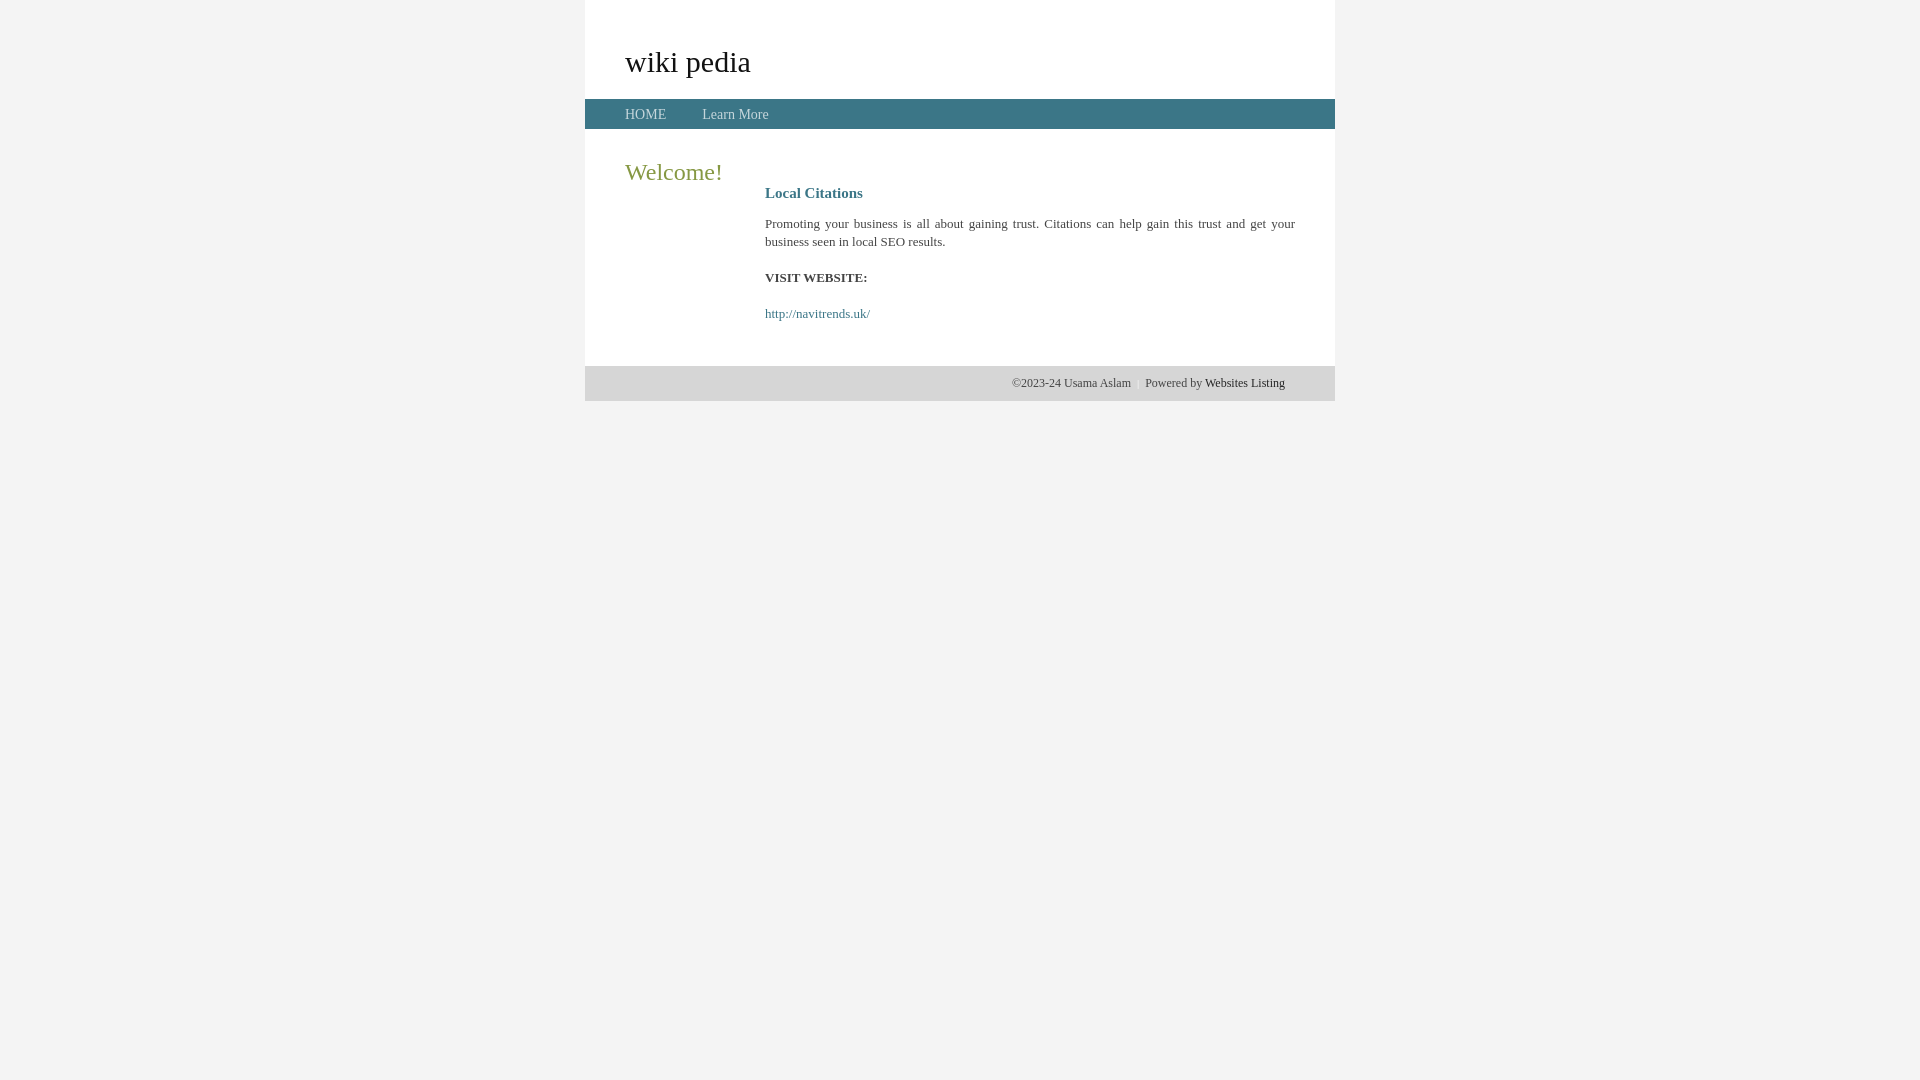 The image size is (1920, 1080). Describe the element at coordinates (817, 313) in the screenshot. I see `'http://navitrends.uk/'` at that location.